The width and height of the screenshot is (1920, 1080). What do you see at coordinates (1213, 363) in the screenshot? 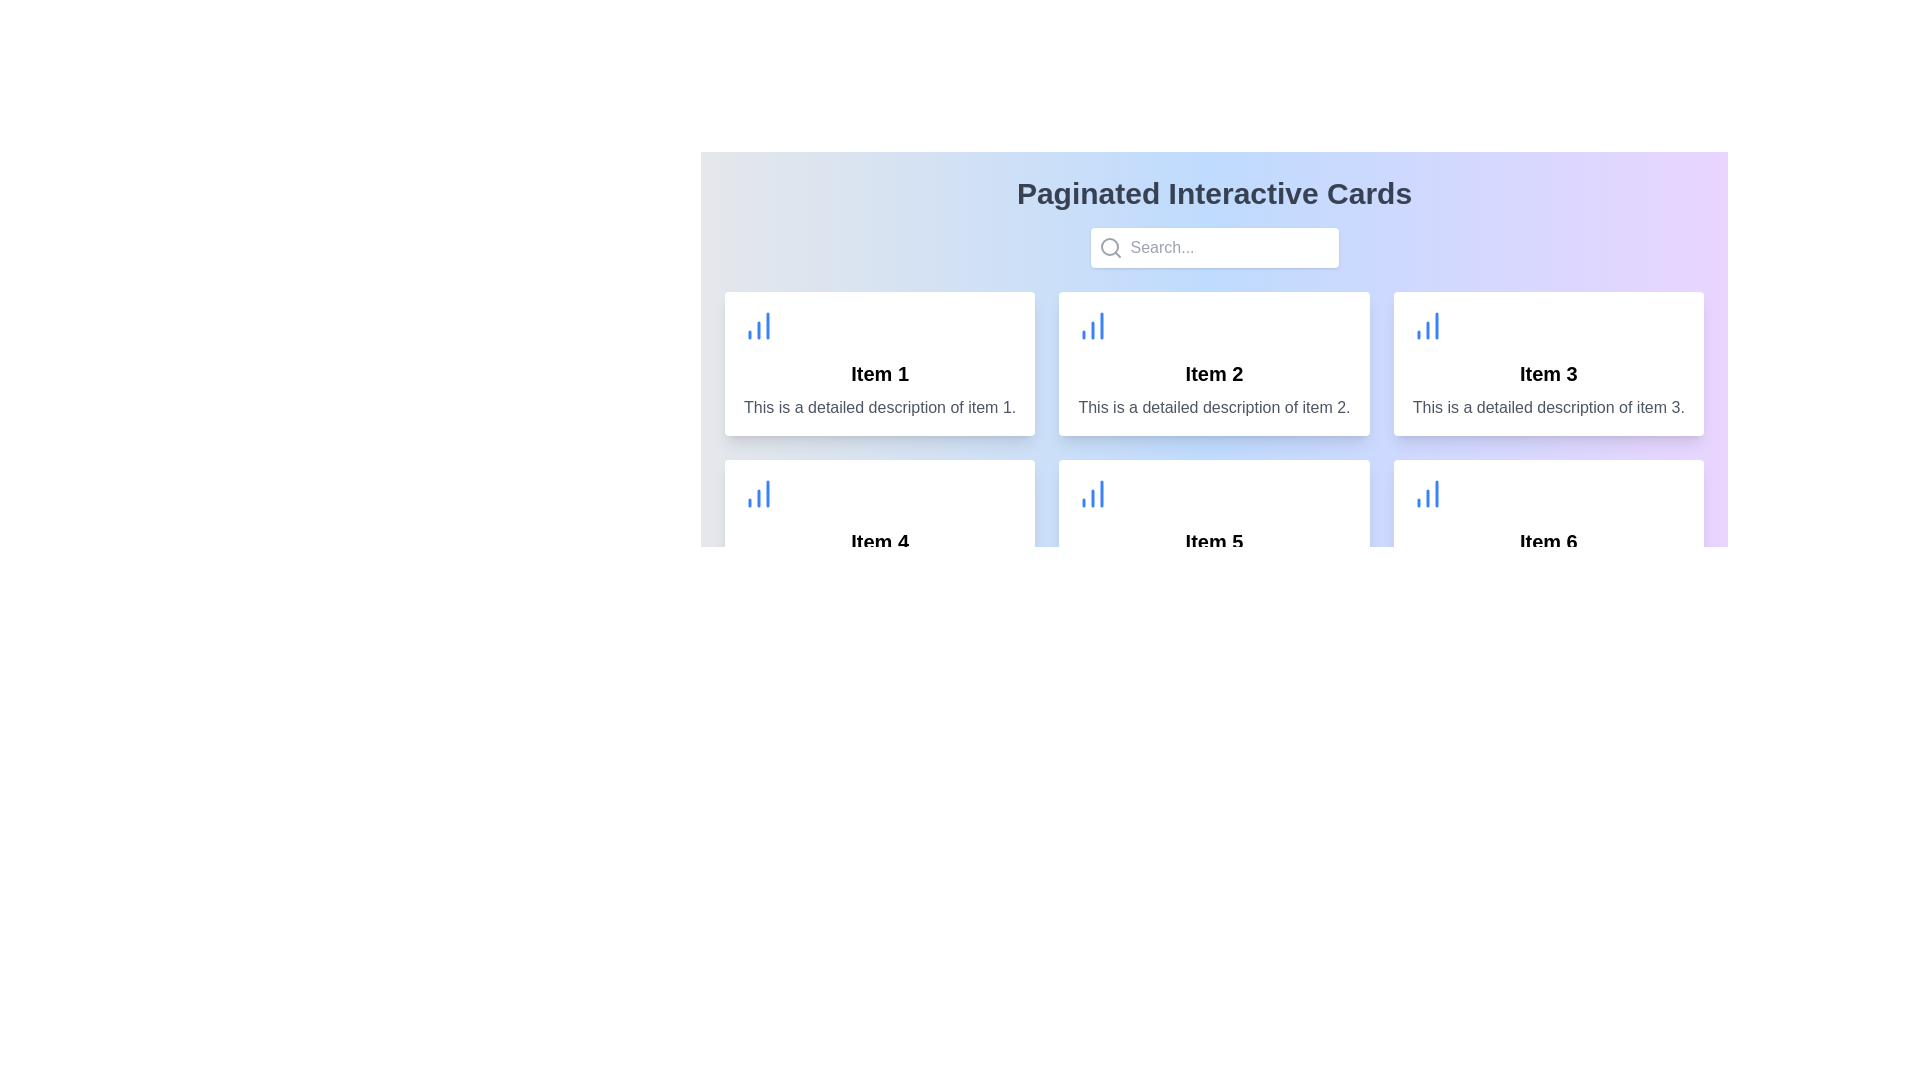
I see `the interactive card labeled 'Item 2' which features a blue vertical bar chart icon, bold black text, and a gray description, located in the second column of a grid layout` at bounding box center [1213, 363].